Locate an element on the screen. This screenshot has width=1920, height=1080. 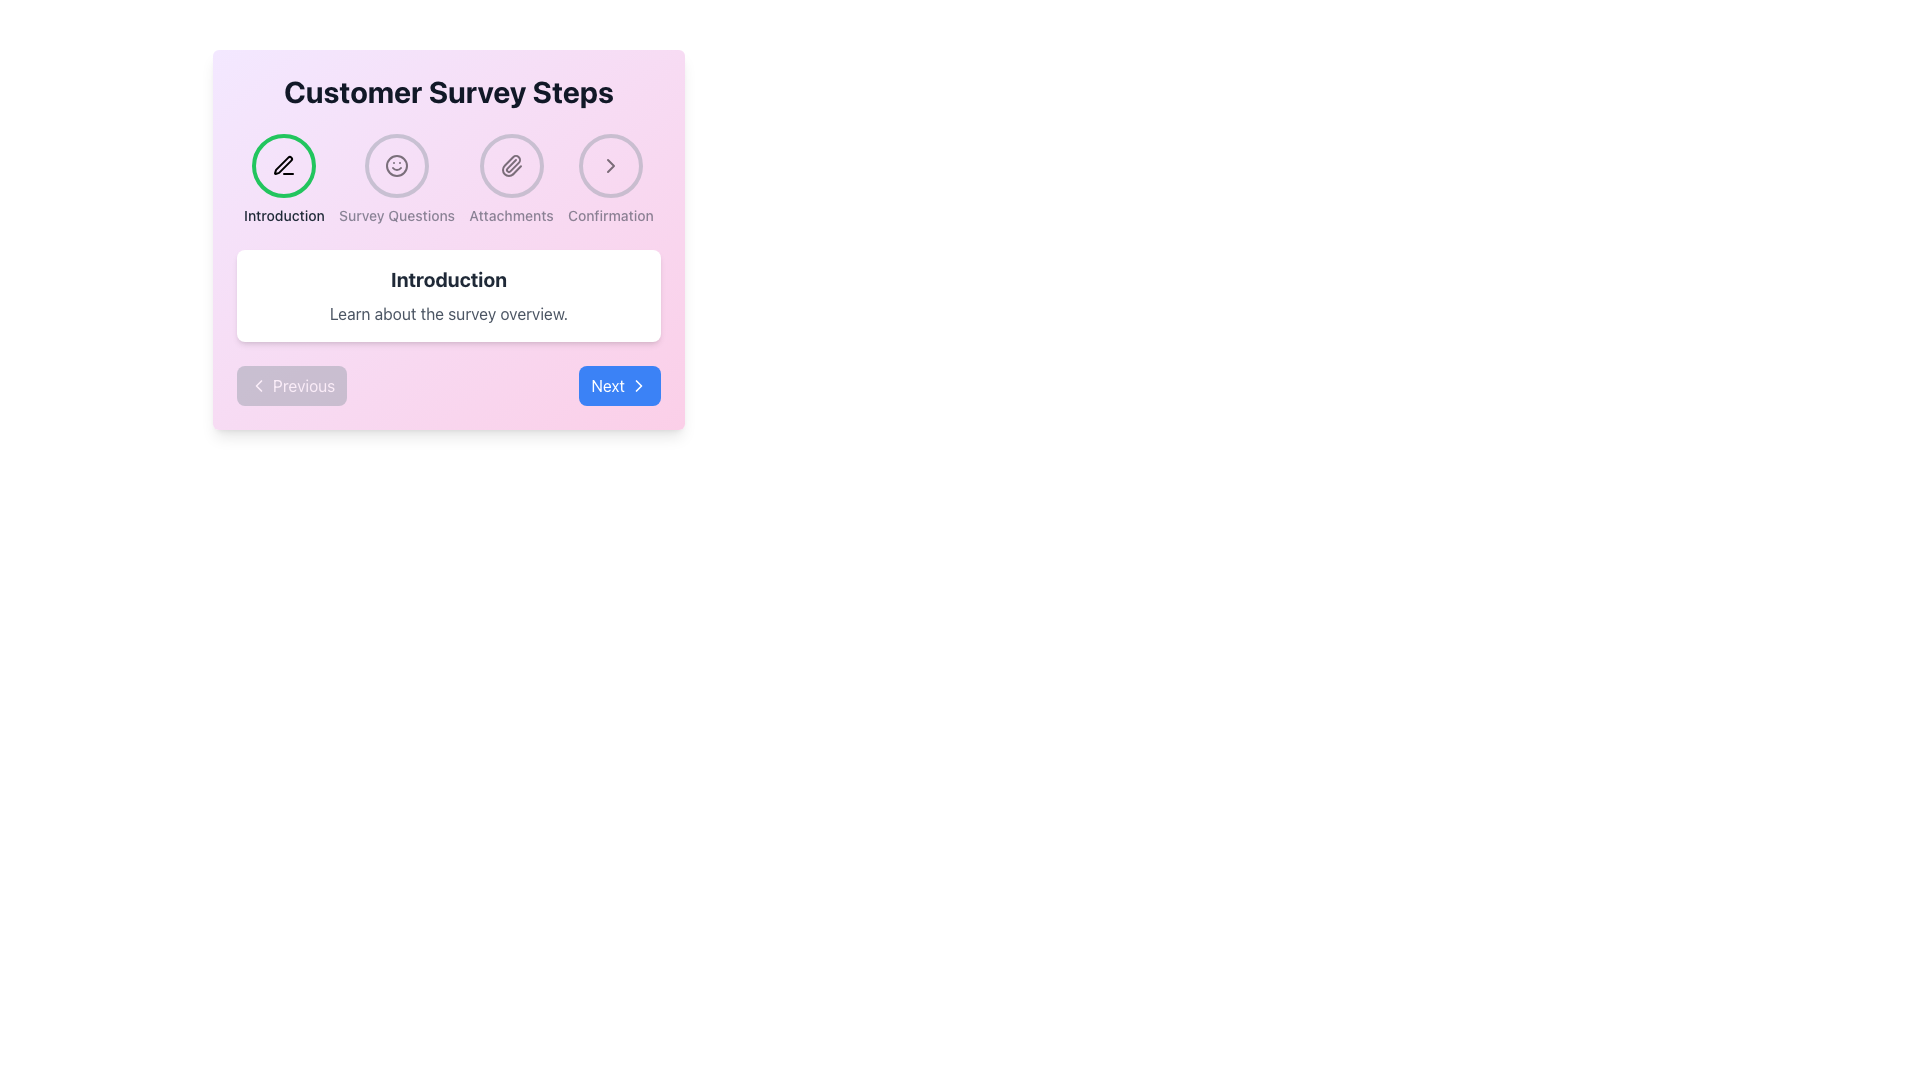
the first circular icon in the multi-step survey UI representing the 'Introduction' step to trigger a tooltip is located at coordinates (283, 164).